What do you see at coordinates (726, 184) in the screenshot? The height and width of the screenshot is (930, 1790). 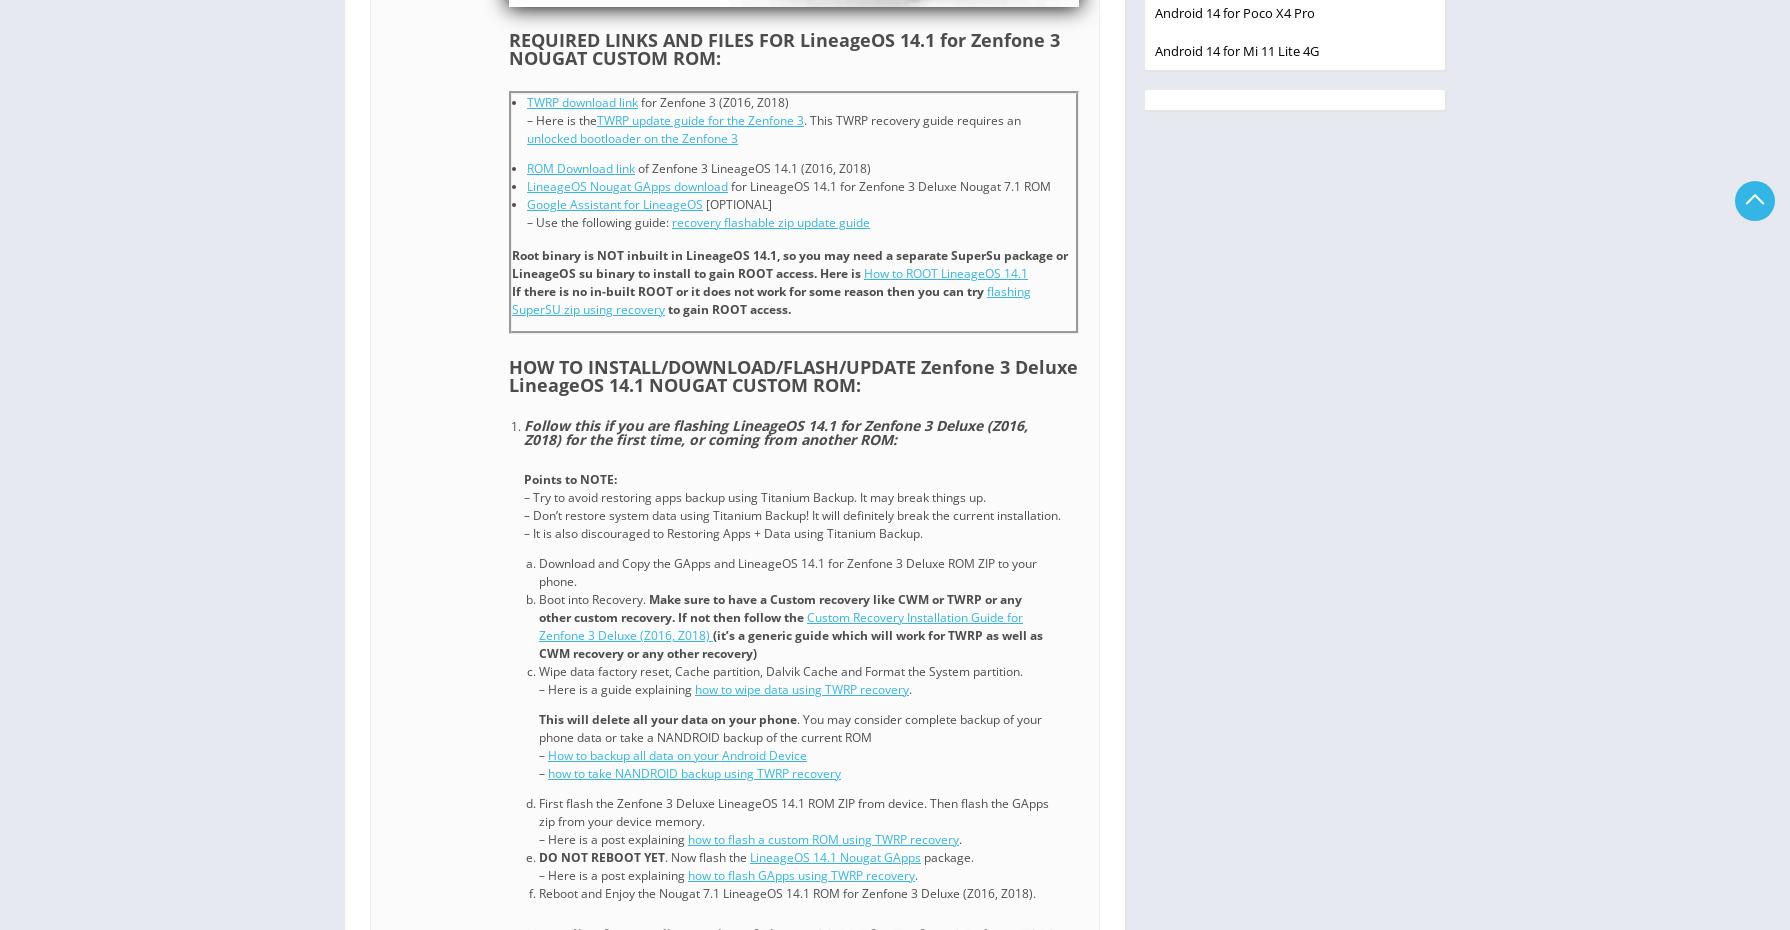 I see `'for LineageOS 14.1 for Zenfone 3 Deluxe Nougat 7.1 ROM'` at bounding box center [726, 184].